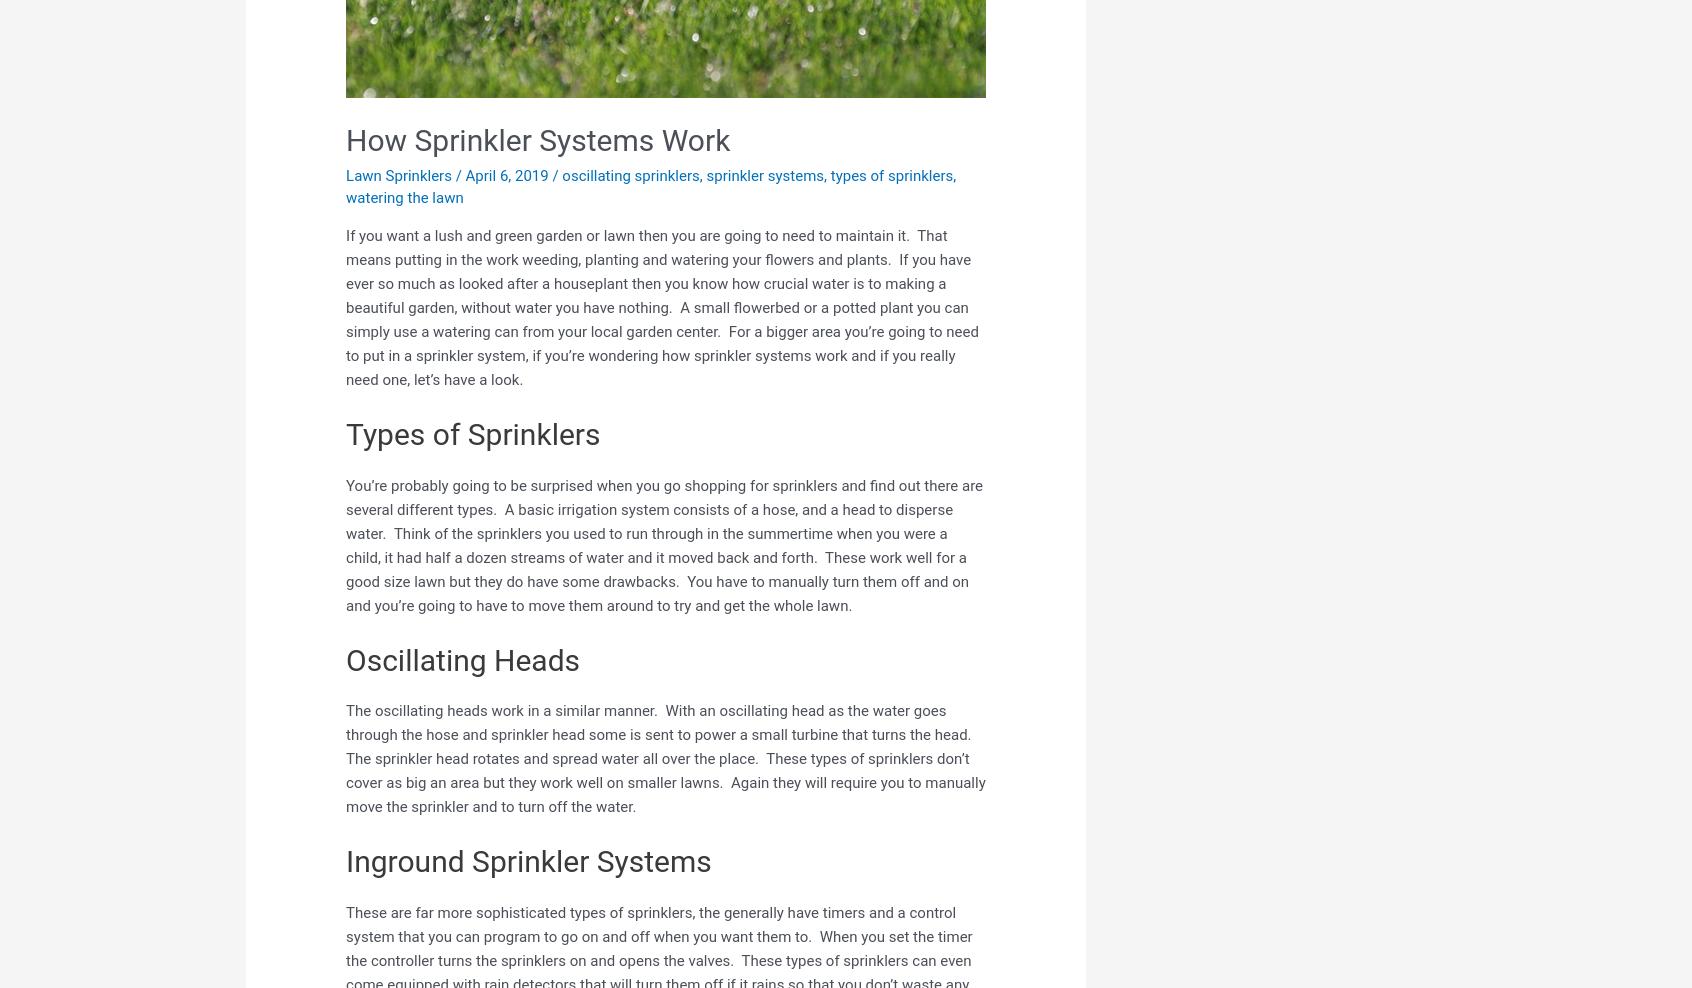  Describe the element at coordinates (664, 543) in the screenshot. I see `'You’re probably going to be surprised when you go shopping for sprinklers and find out there are several different types.  A basic irrigation system consists of a hose, and a head to disperse water.  Think of the sprinklers you used to run through in the summertime when you were a child, it had half a dozen streams of water and it moved back and forth.  These work well for a good size lawn but they do have some drawbacks.  You have to manually turn them off and on and you’re going to have to move them around to try and get the whole lawn.'` at that location.